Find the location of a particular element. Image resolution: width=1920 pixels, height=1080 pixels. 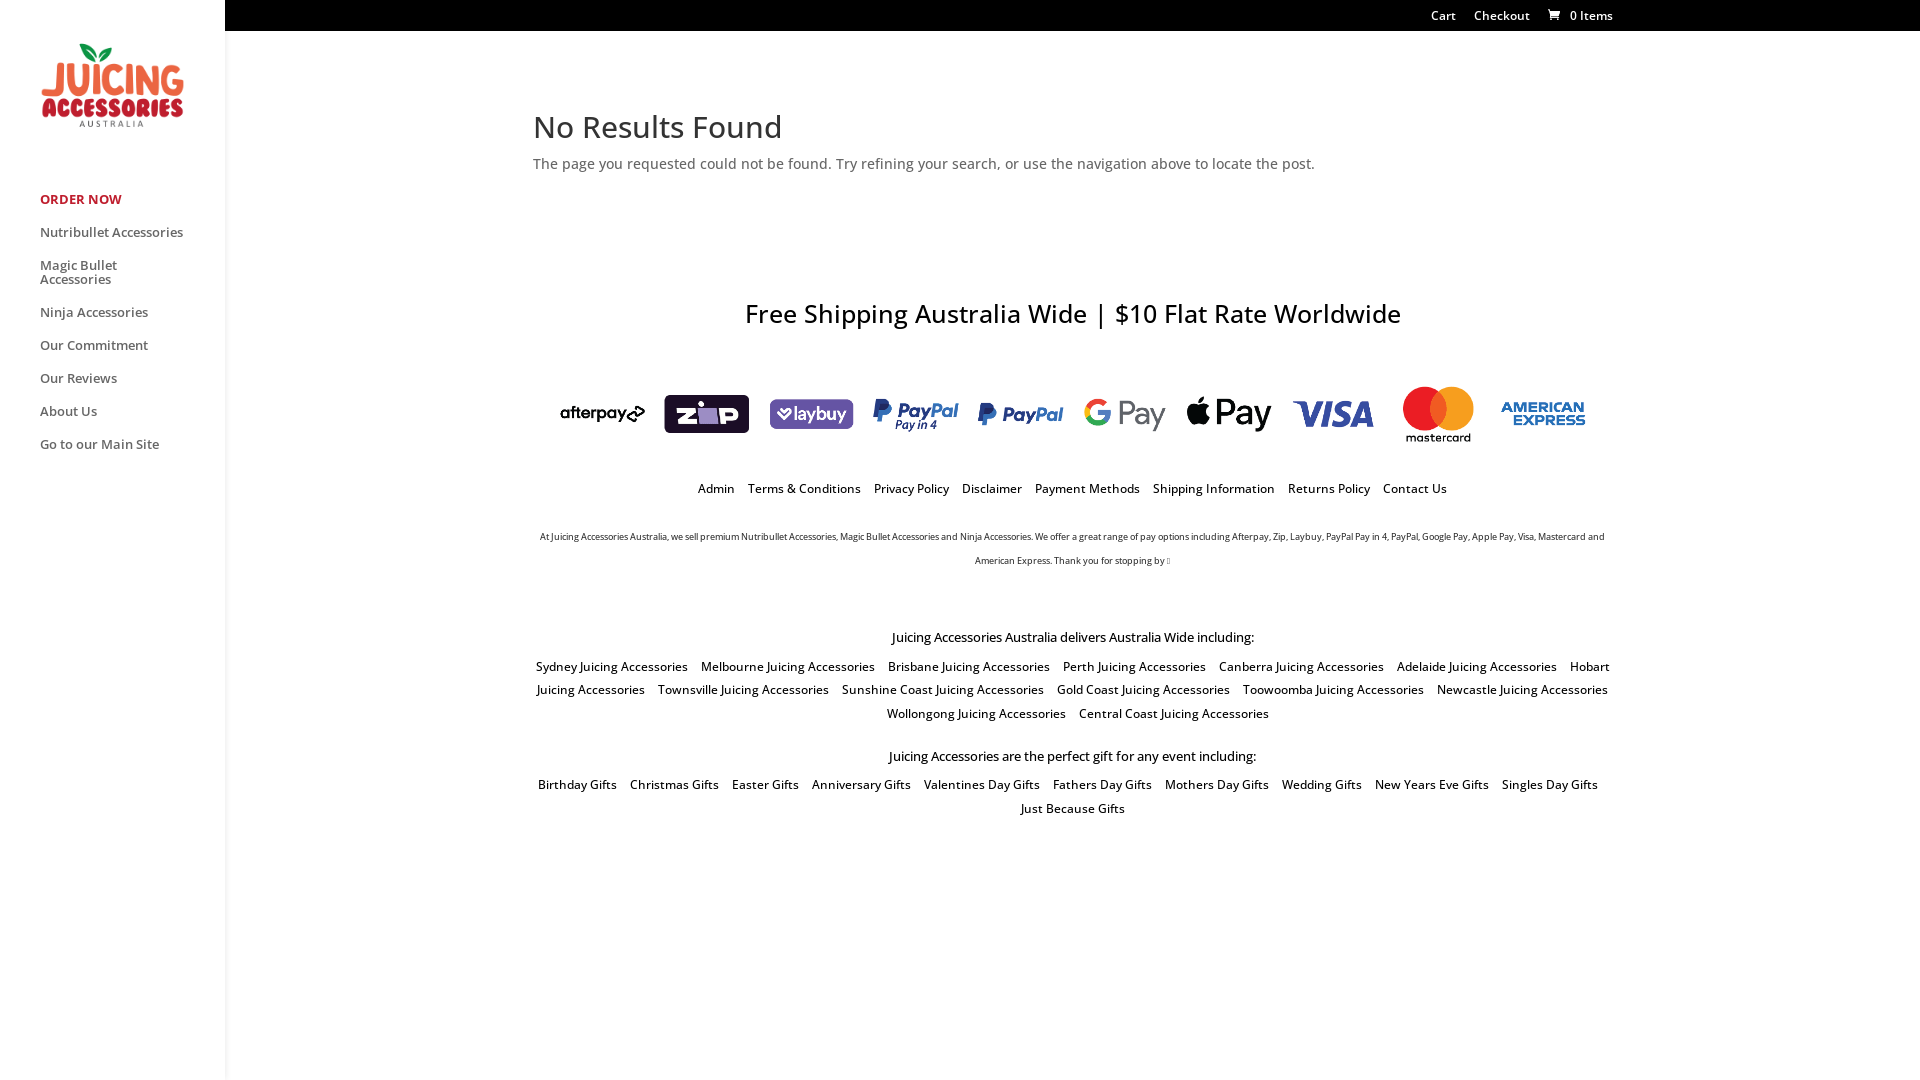

'Contact Us' is located at coordinates (1414, 488).